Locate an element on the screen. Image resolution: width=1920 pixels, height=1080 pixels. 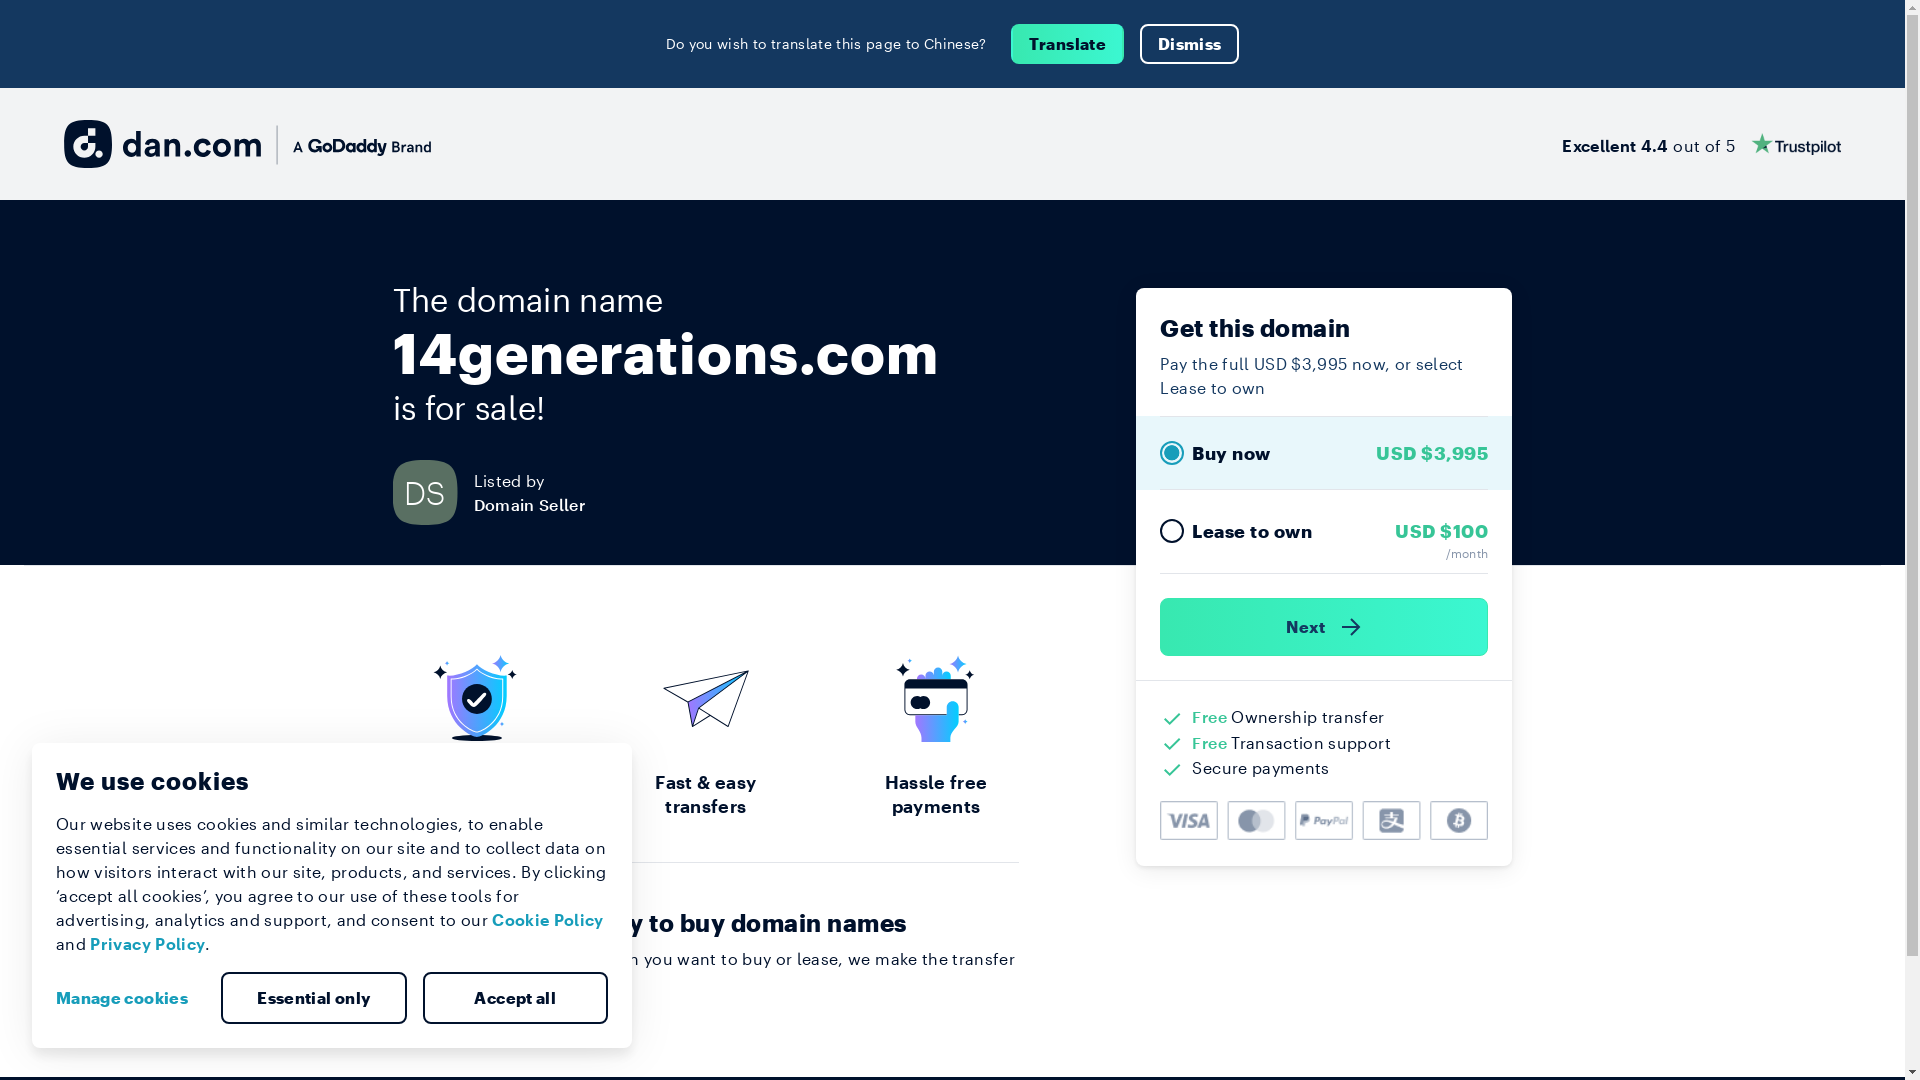
'Privacy Policy' is located at coordinates (146, 943).